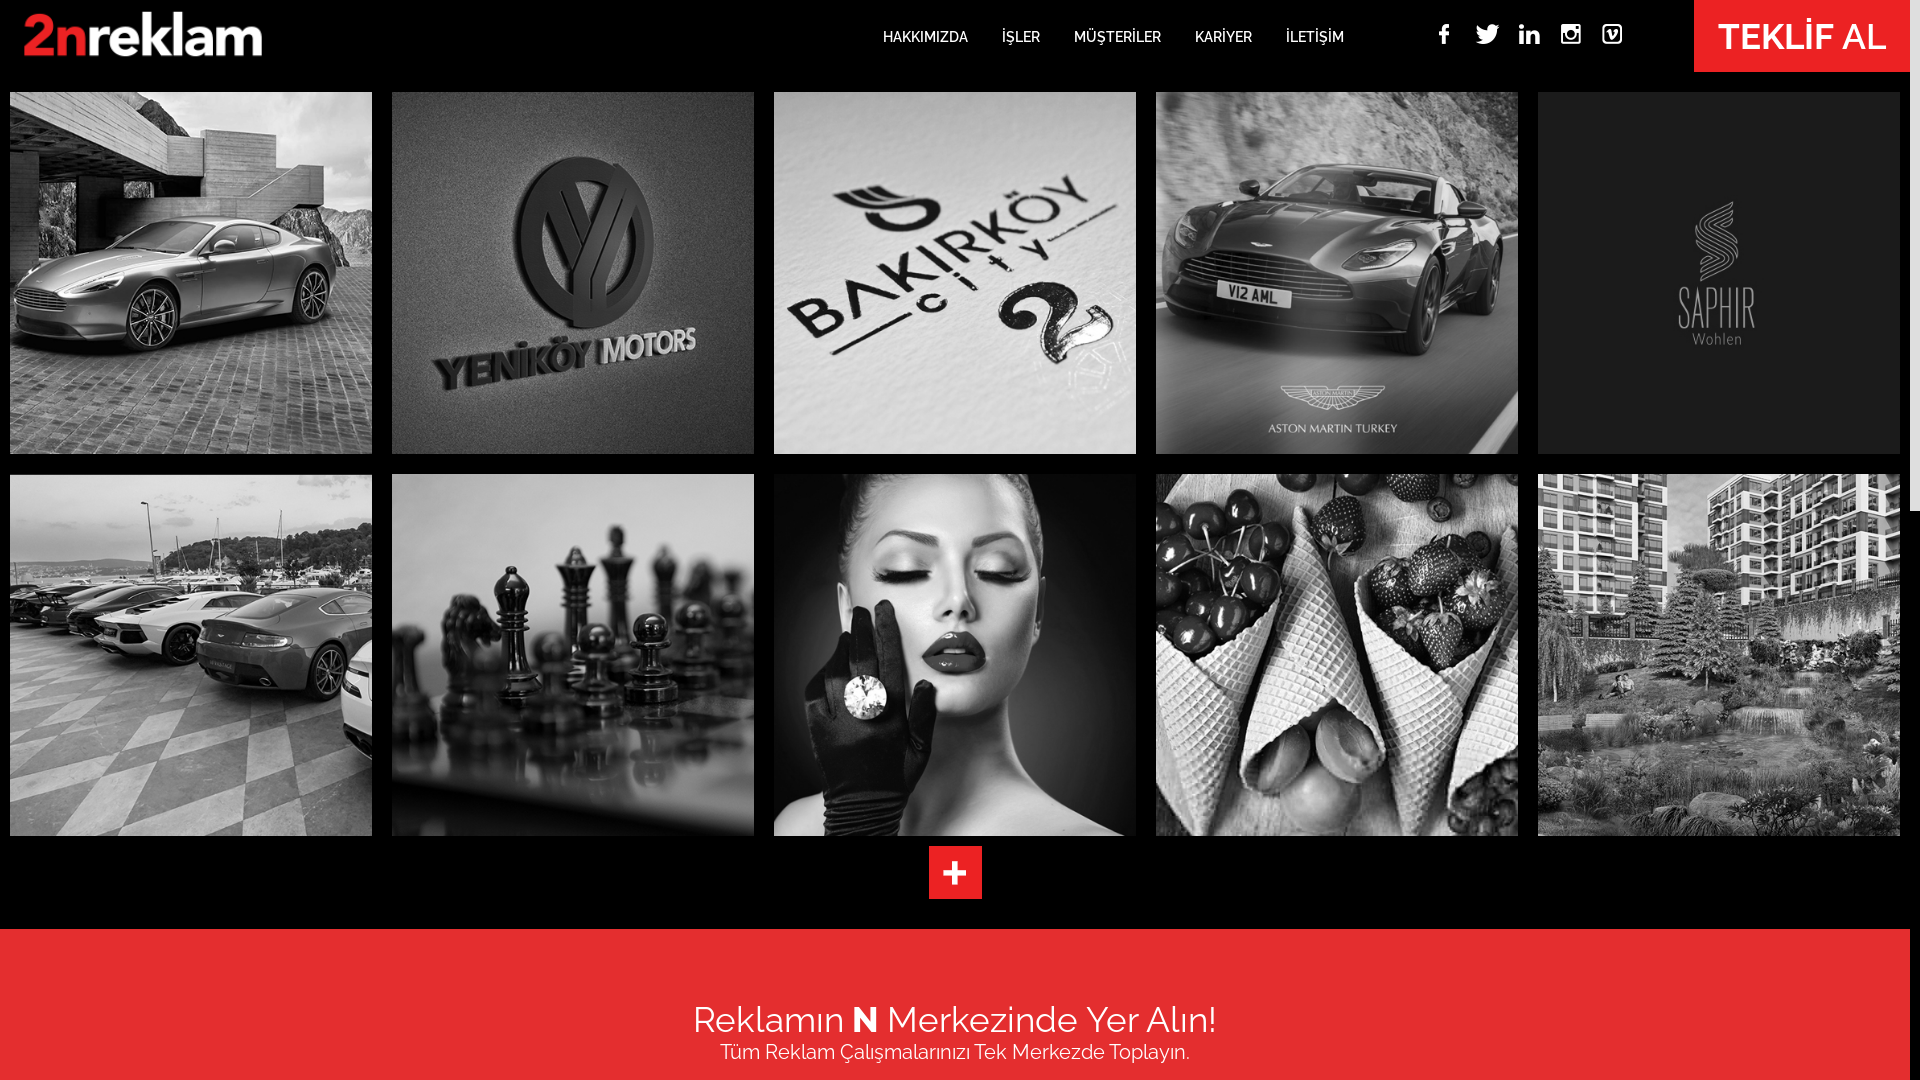  I want to click on 'HAKKIMIZDA', so click(939, 35).